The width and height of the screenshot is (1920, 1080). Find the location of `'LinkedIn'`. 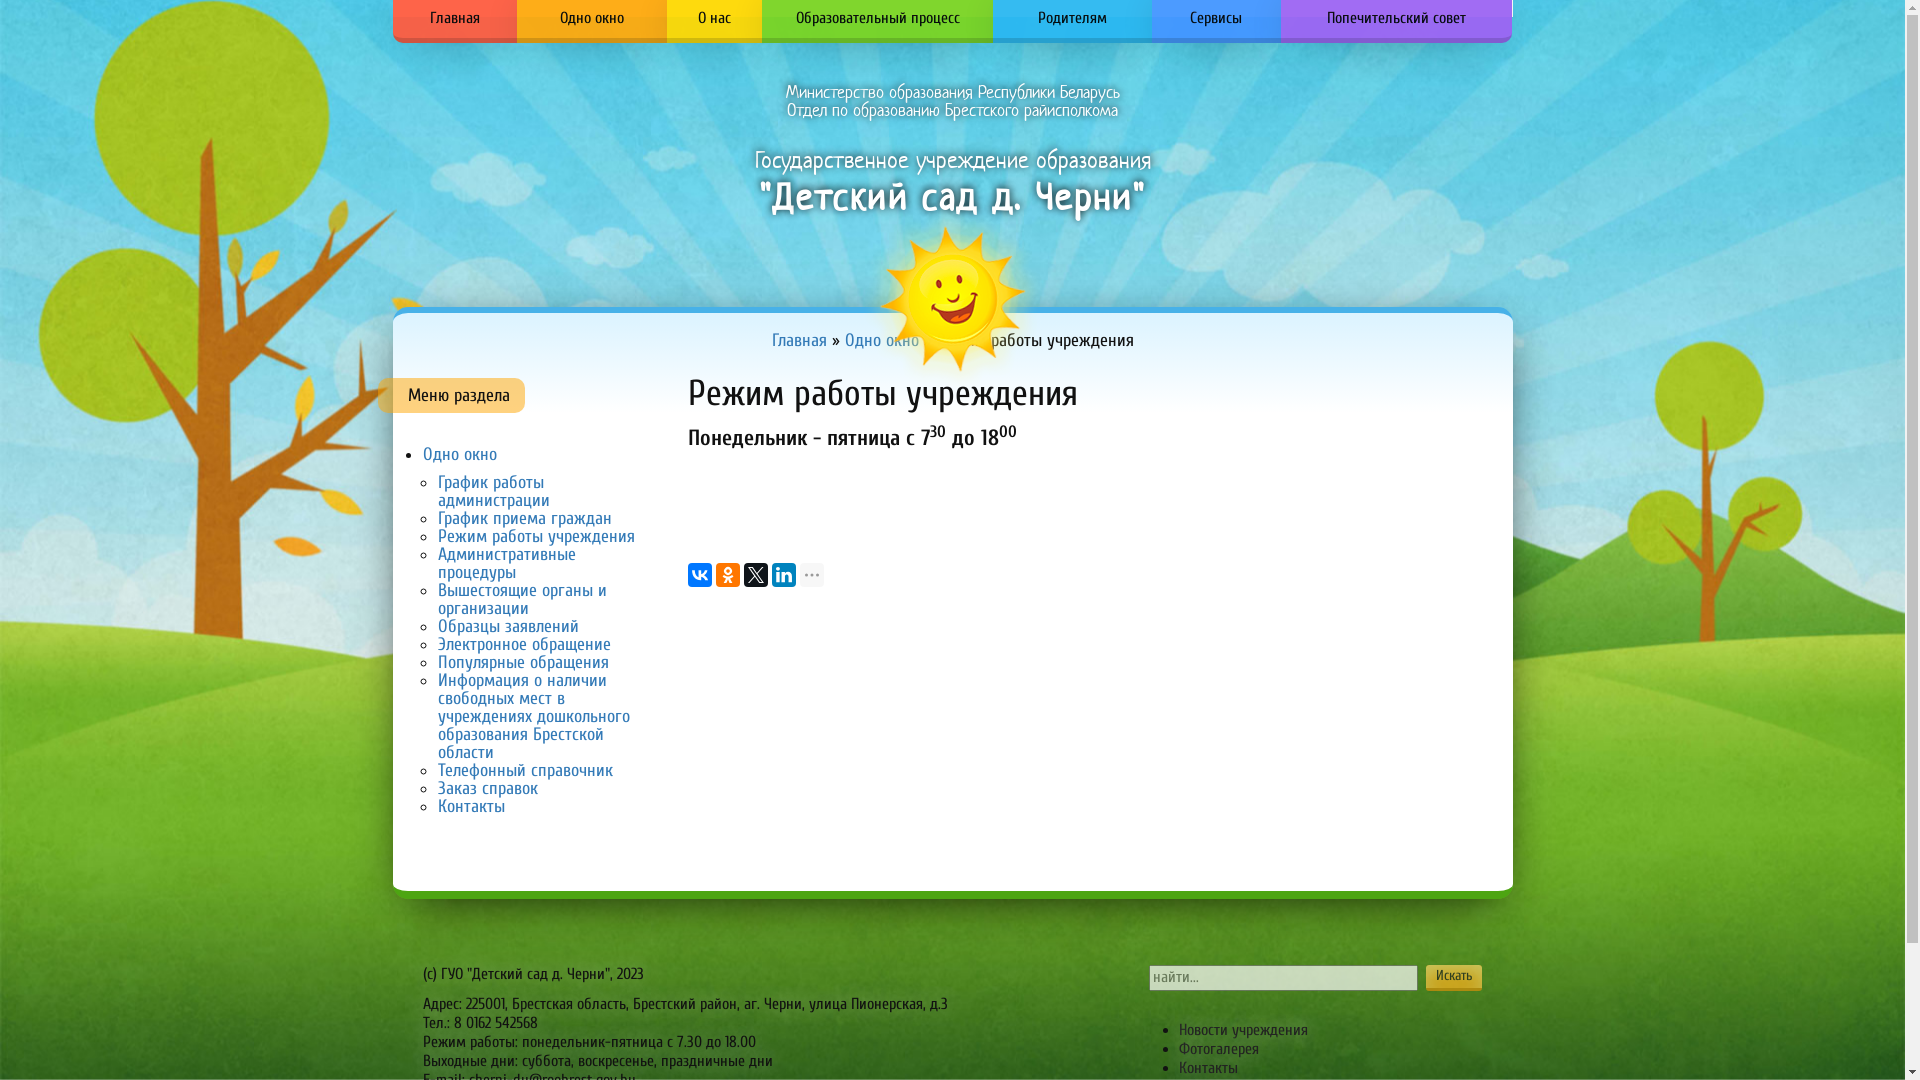

'LinkedIn' is located at coordinates (782, 574).